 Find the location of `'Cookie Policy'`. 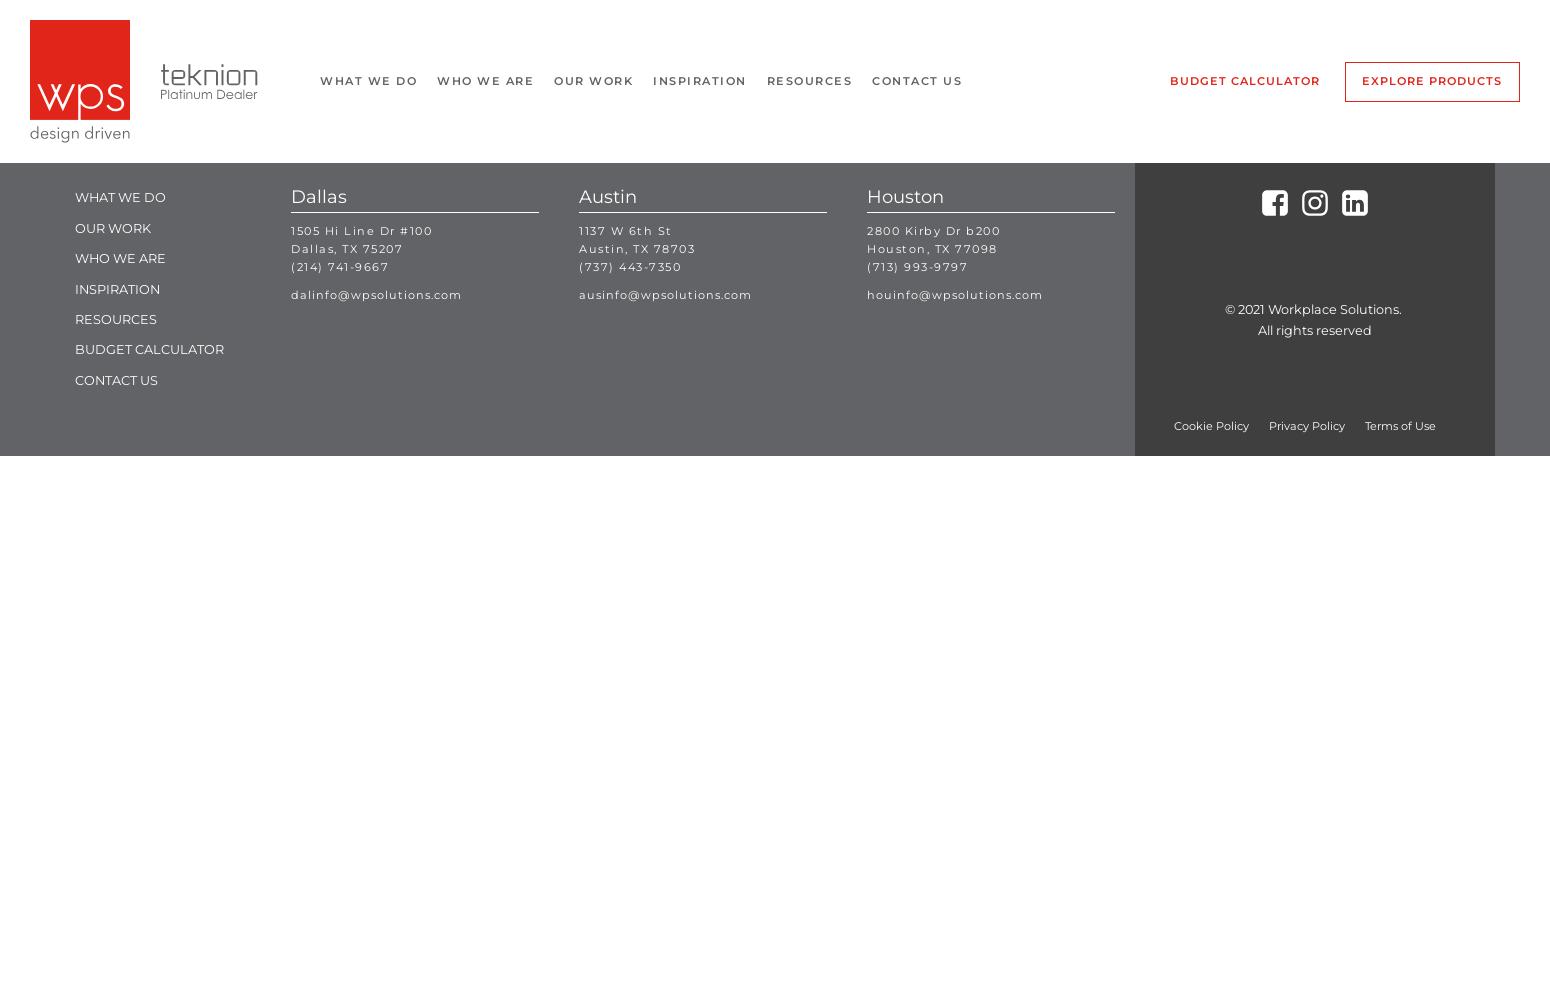

'Cookie Policy' is located at coordinates (1211, 426).